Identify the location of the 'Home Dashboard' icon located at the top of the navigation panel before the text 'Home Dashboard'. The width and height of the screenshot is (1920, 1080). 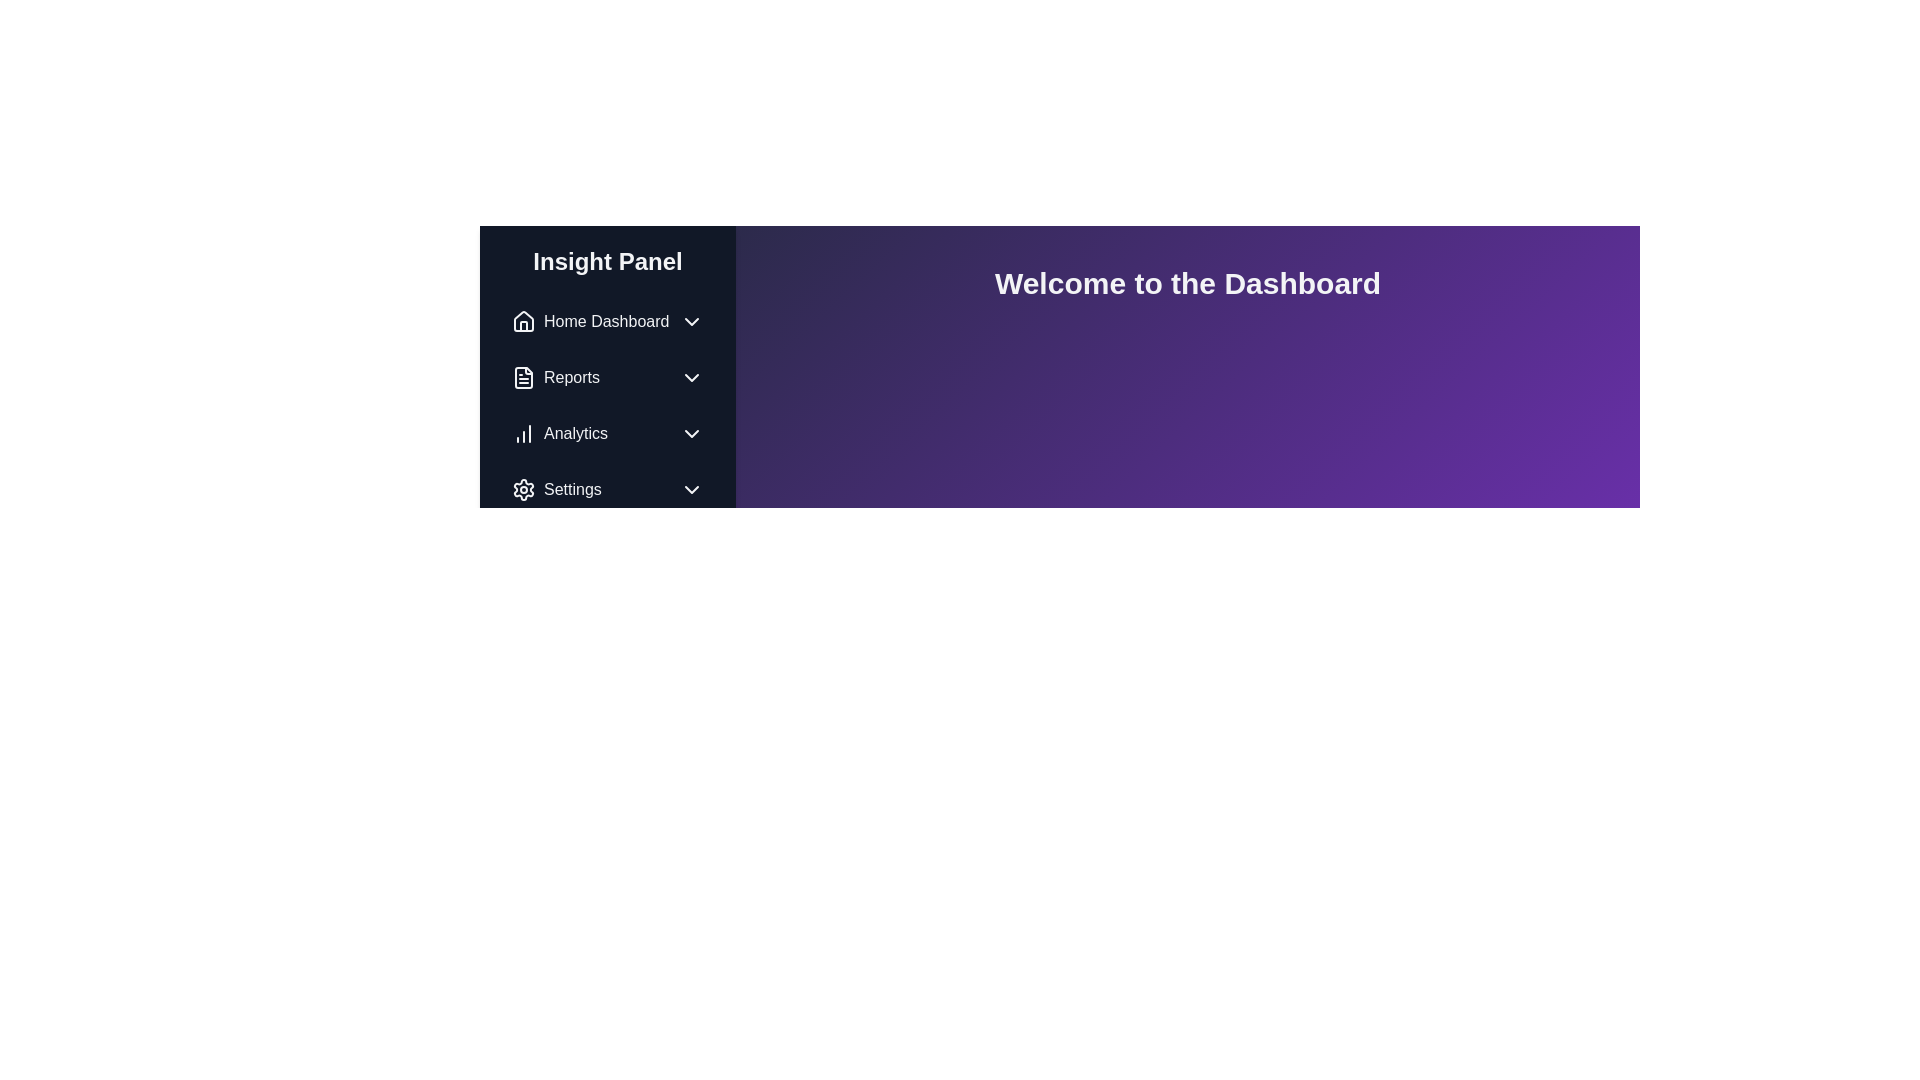
(523, 320).